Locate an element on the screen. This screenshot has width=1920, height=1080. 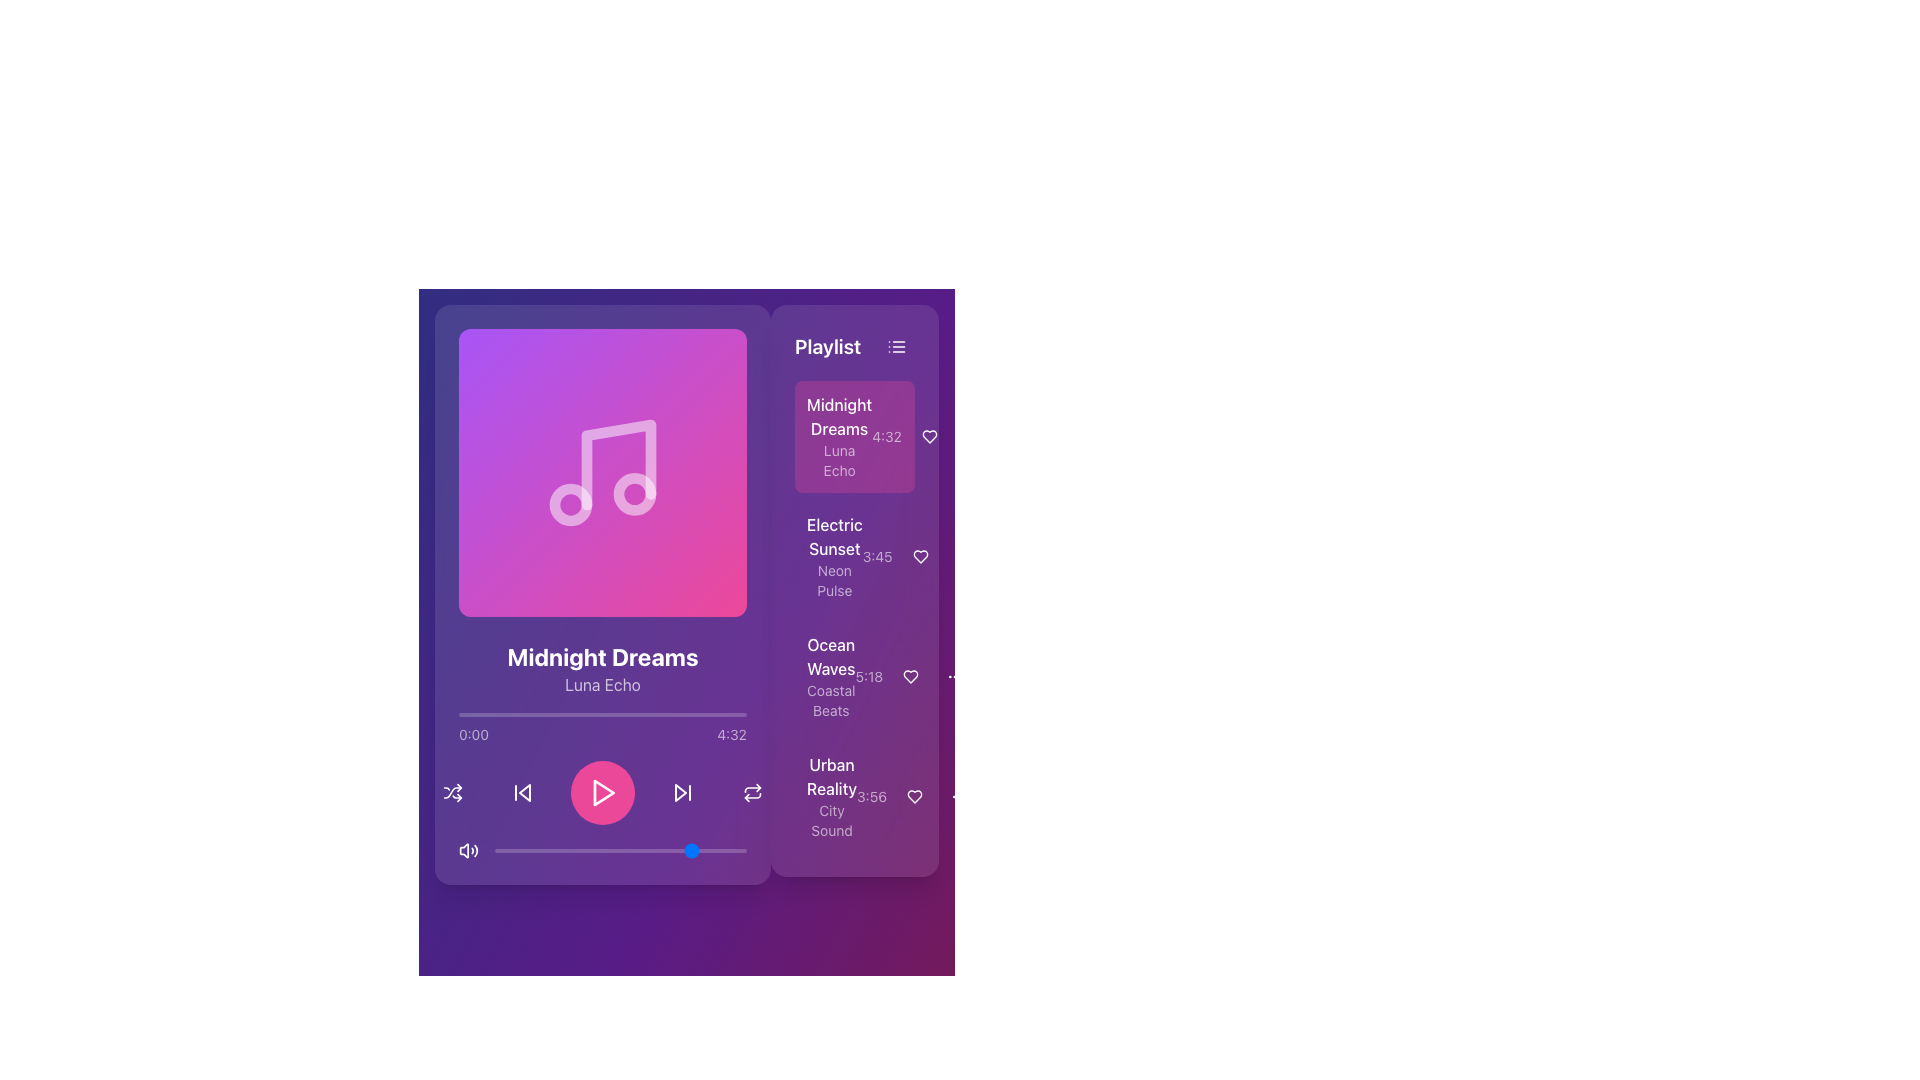
the favorite icon for the 'Electric Sunset' song located in the Playlist section of the interface is located at coordinates (919, 556).